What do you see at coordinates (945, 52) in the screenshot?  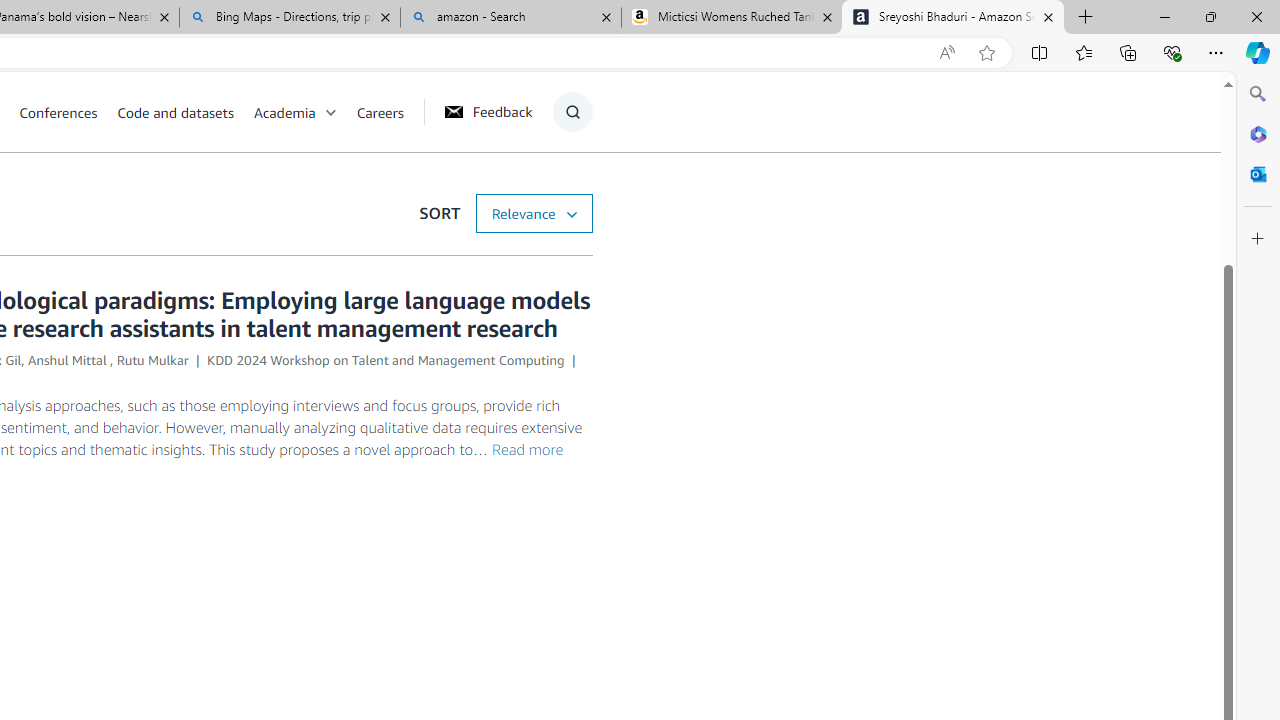 I see `'Read aloud this page (Ctrl+Shift+U)'` at bounding box center [945, 52].